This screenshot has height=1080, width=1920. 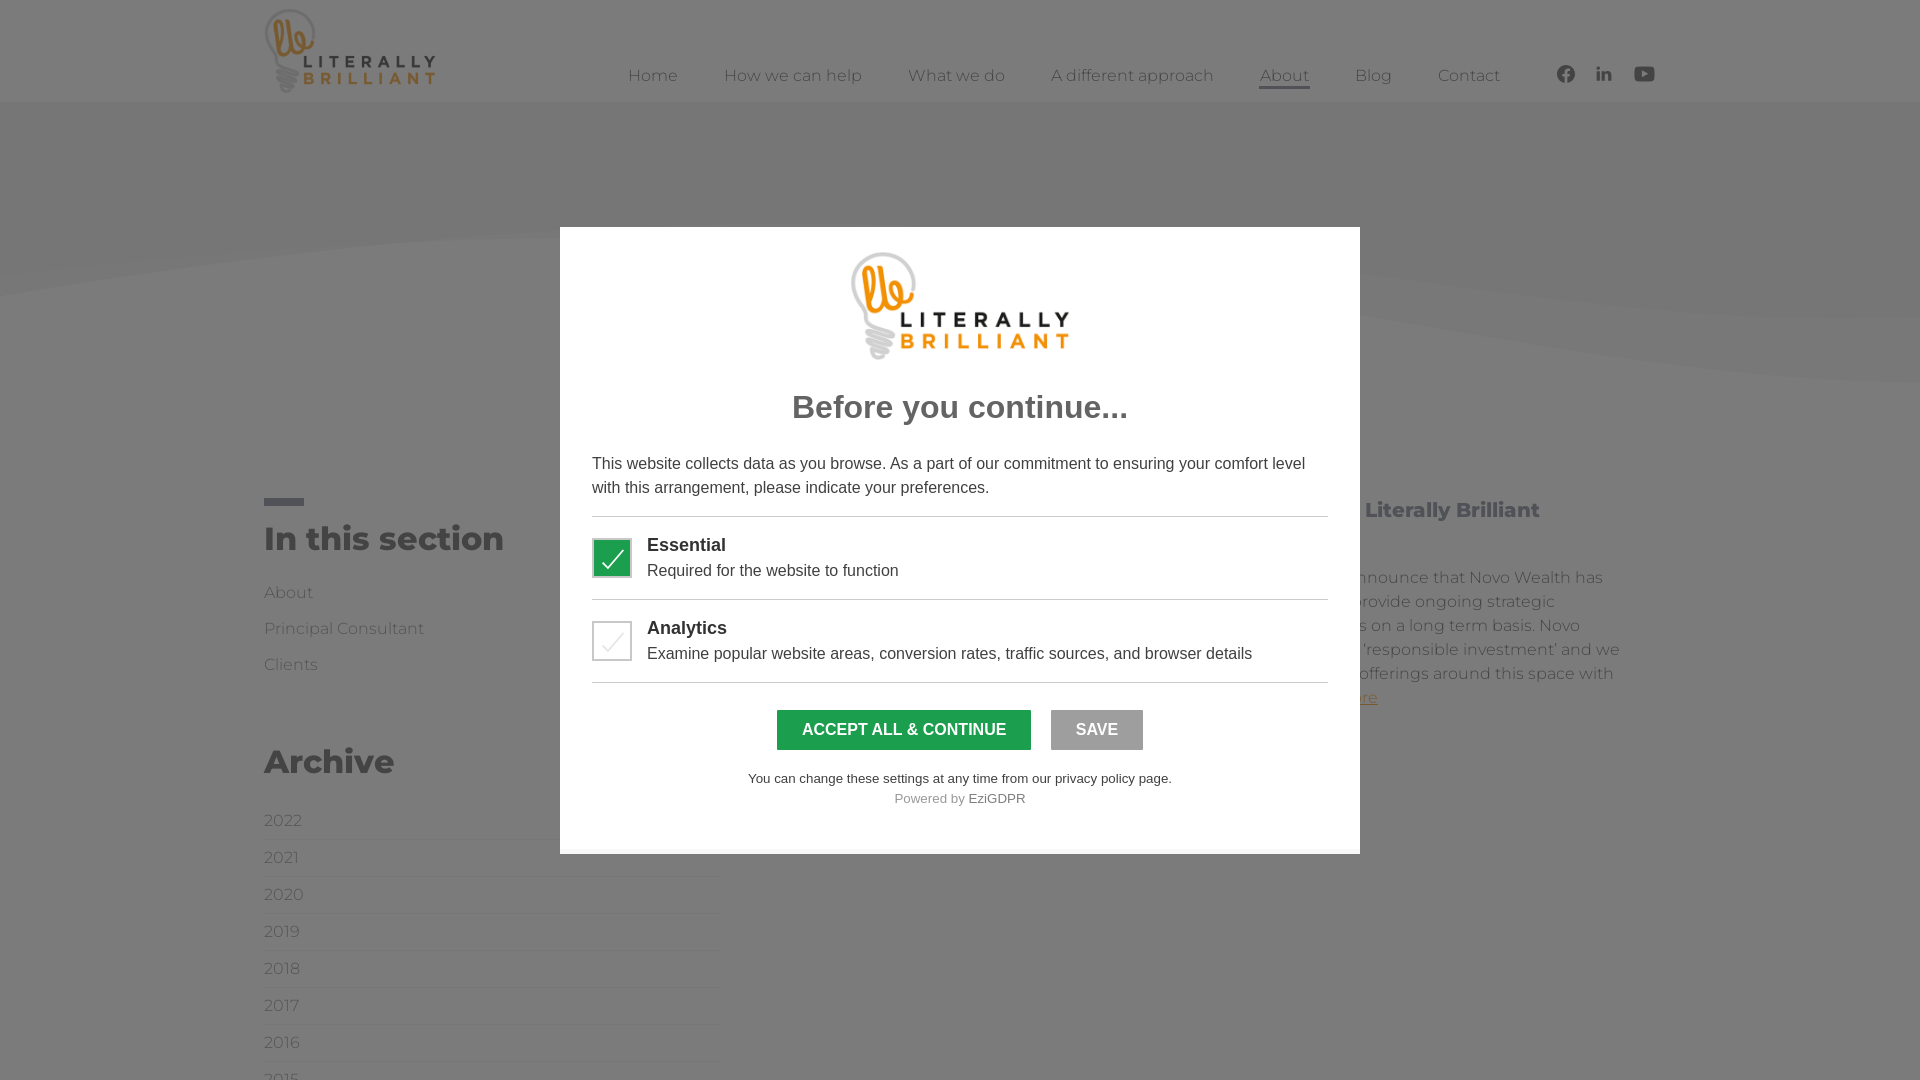 What do you see at coordinates (791, 75) in the screenshot?
I see `'How we can help'` at bounding box center [791, 75].